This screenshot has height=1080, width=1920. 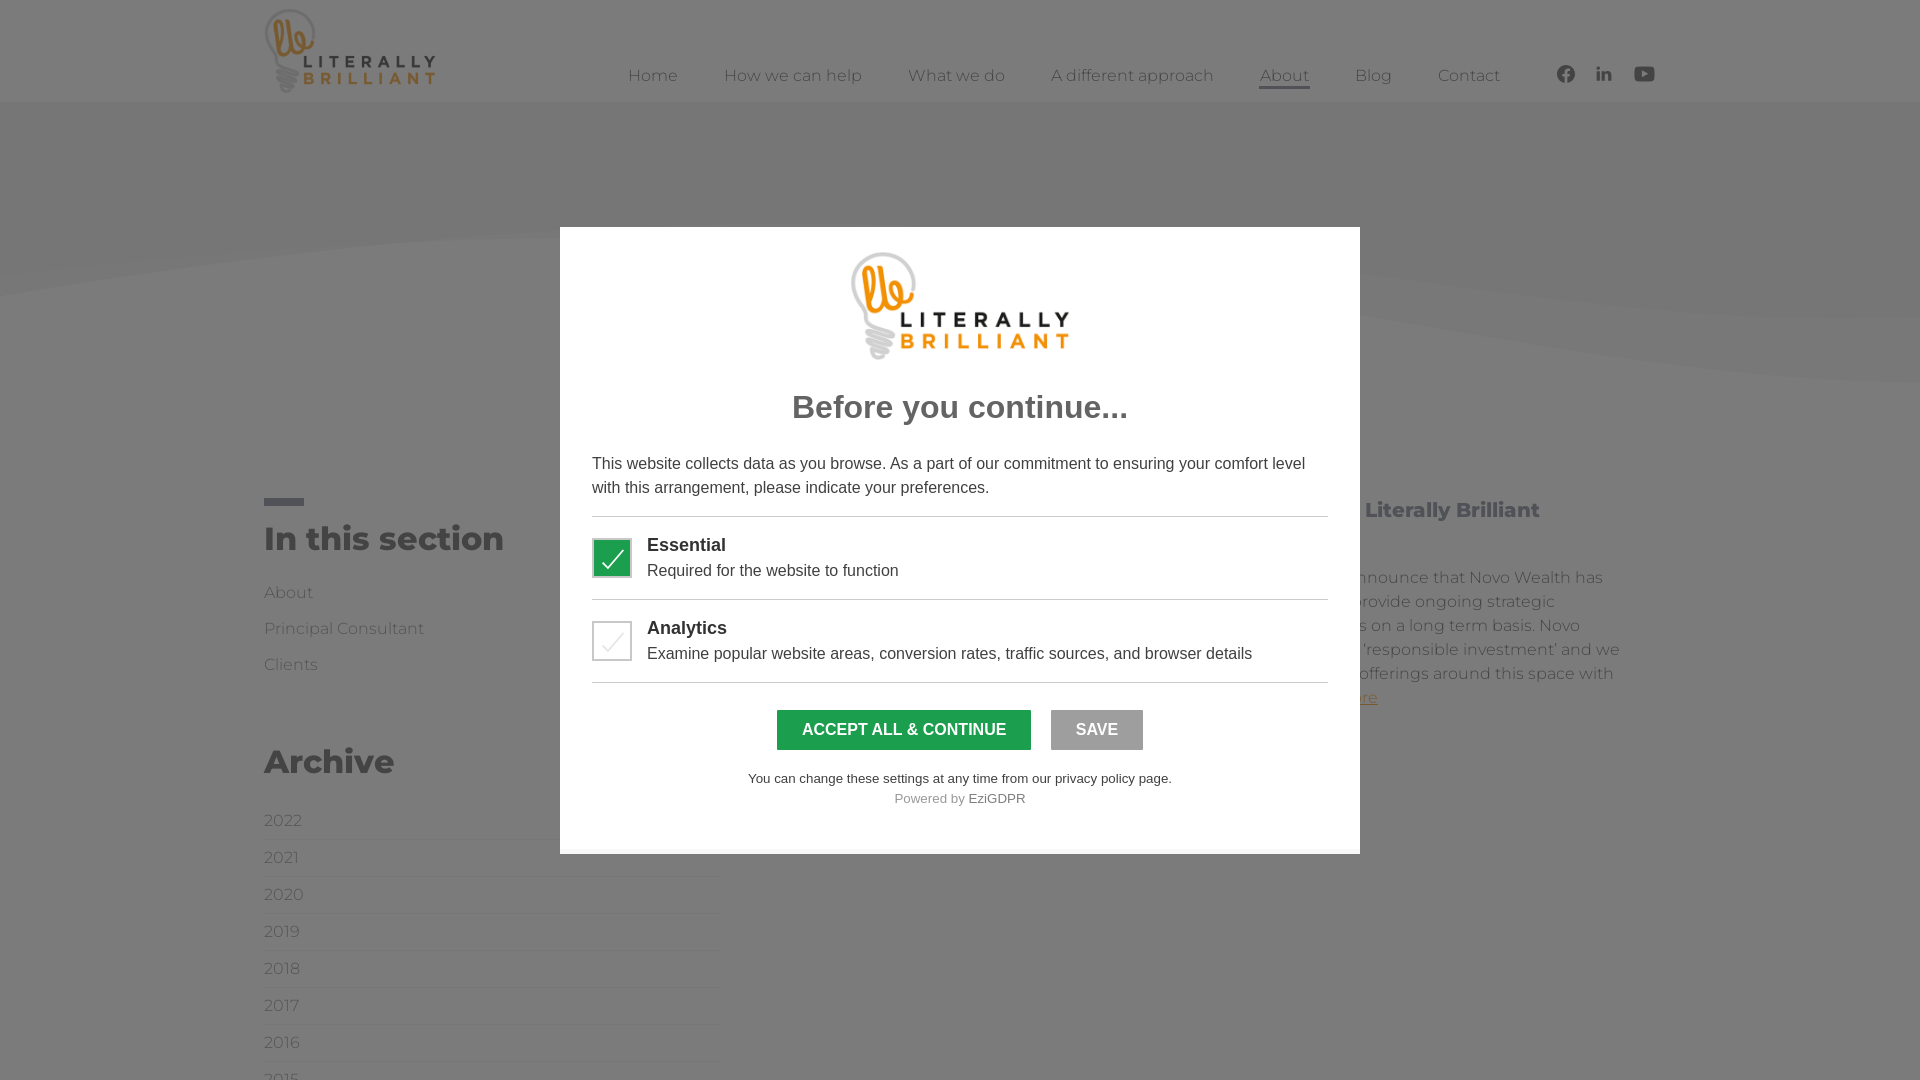 What do you see at coordinates (791, 75) in the screenshot?
I see `'How we can help'` at bounding box center [791, 75].